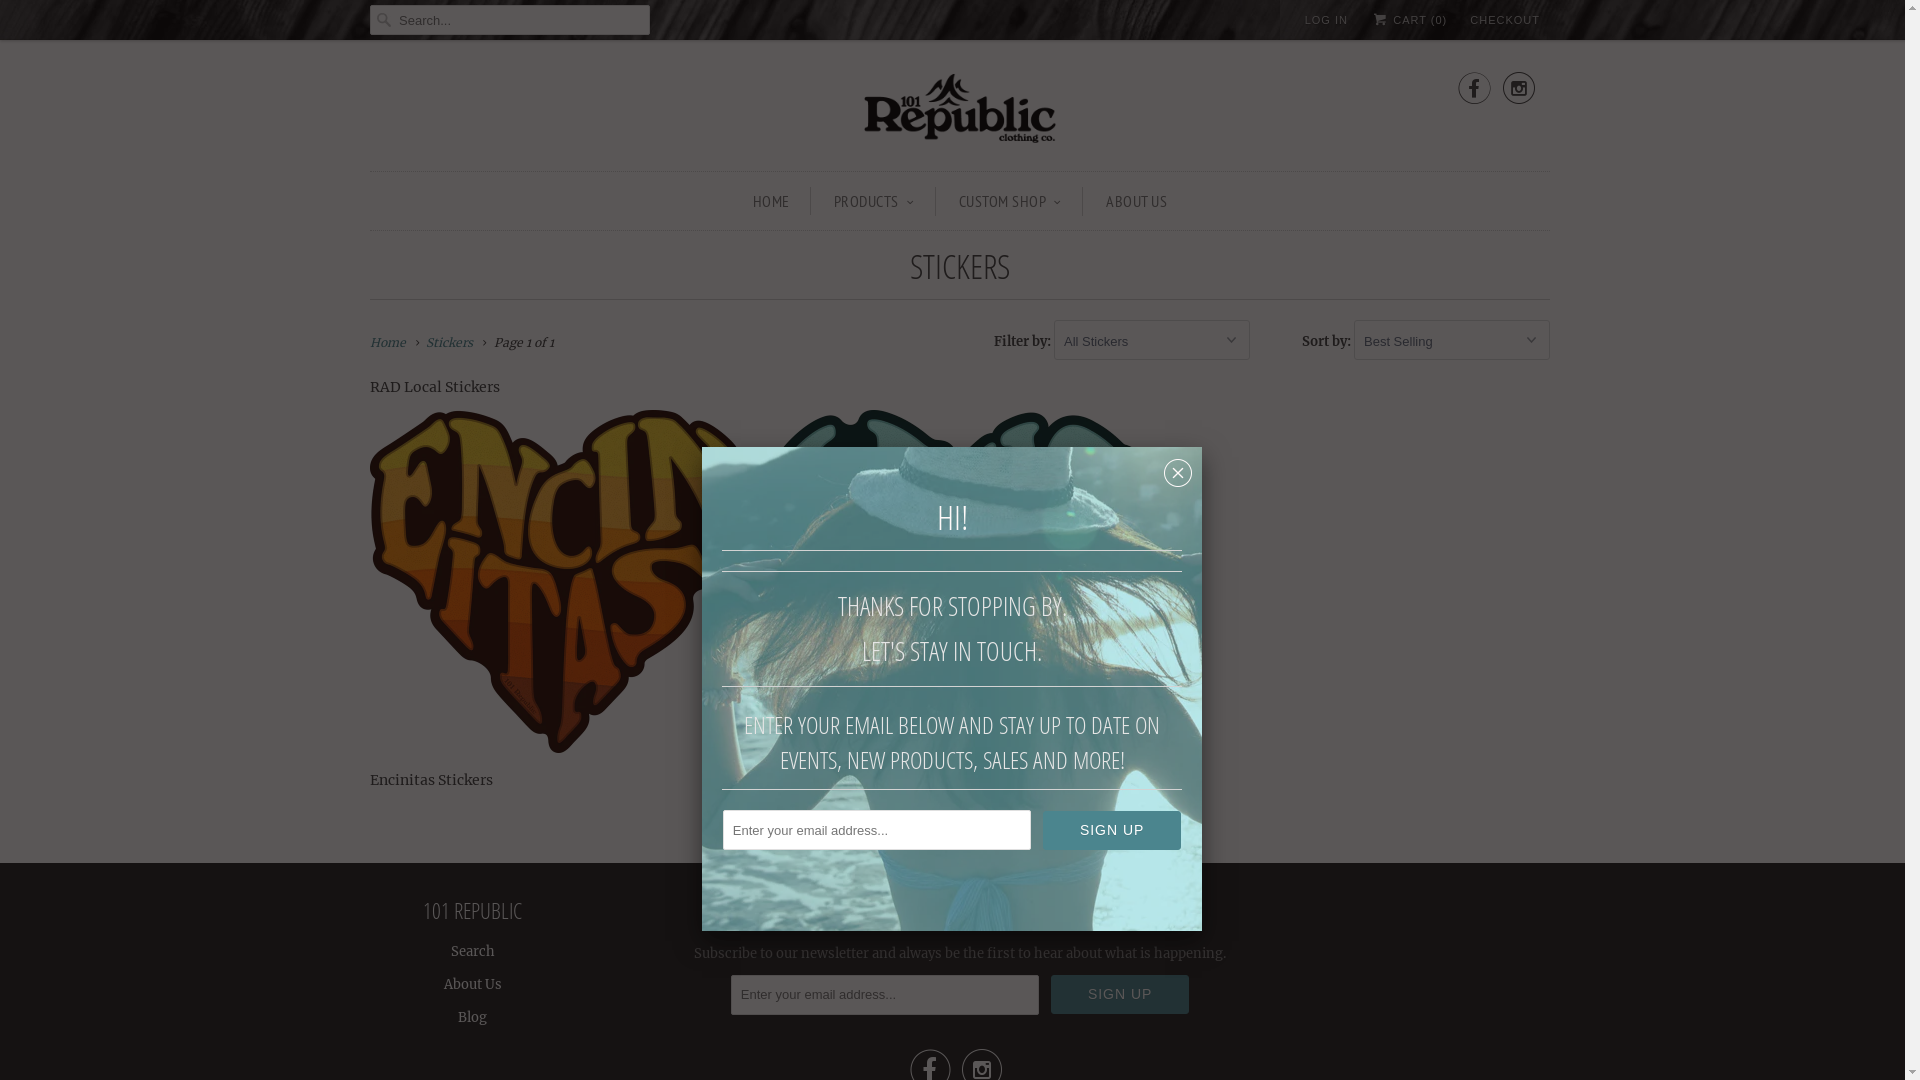 This screenshot has width=1920, height=1080. Describe the element at coordinates (1118, 994) in the screenshot. I see `'Sign Up'` at that location.